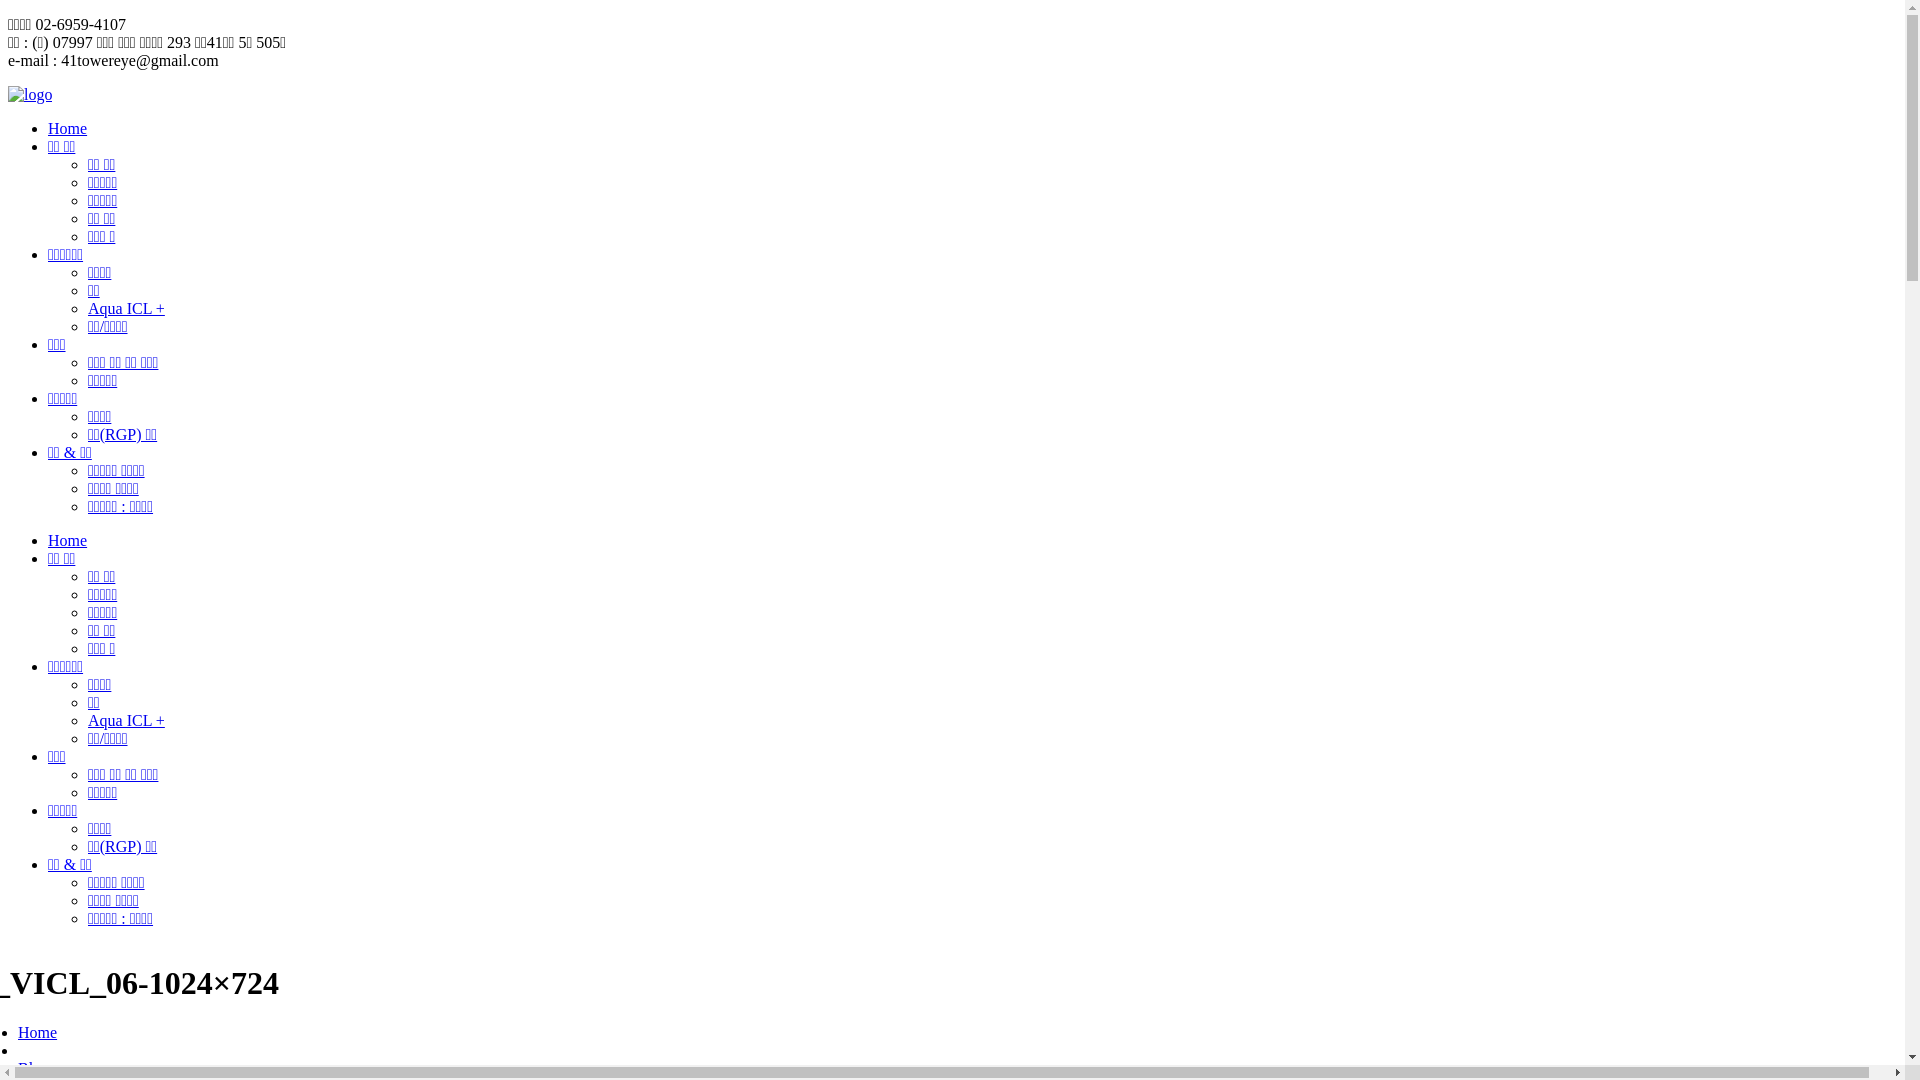  Describe the element at coordinates (67, 128) in the screenshot. I see `'Home'` at that location.